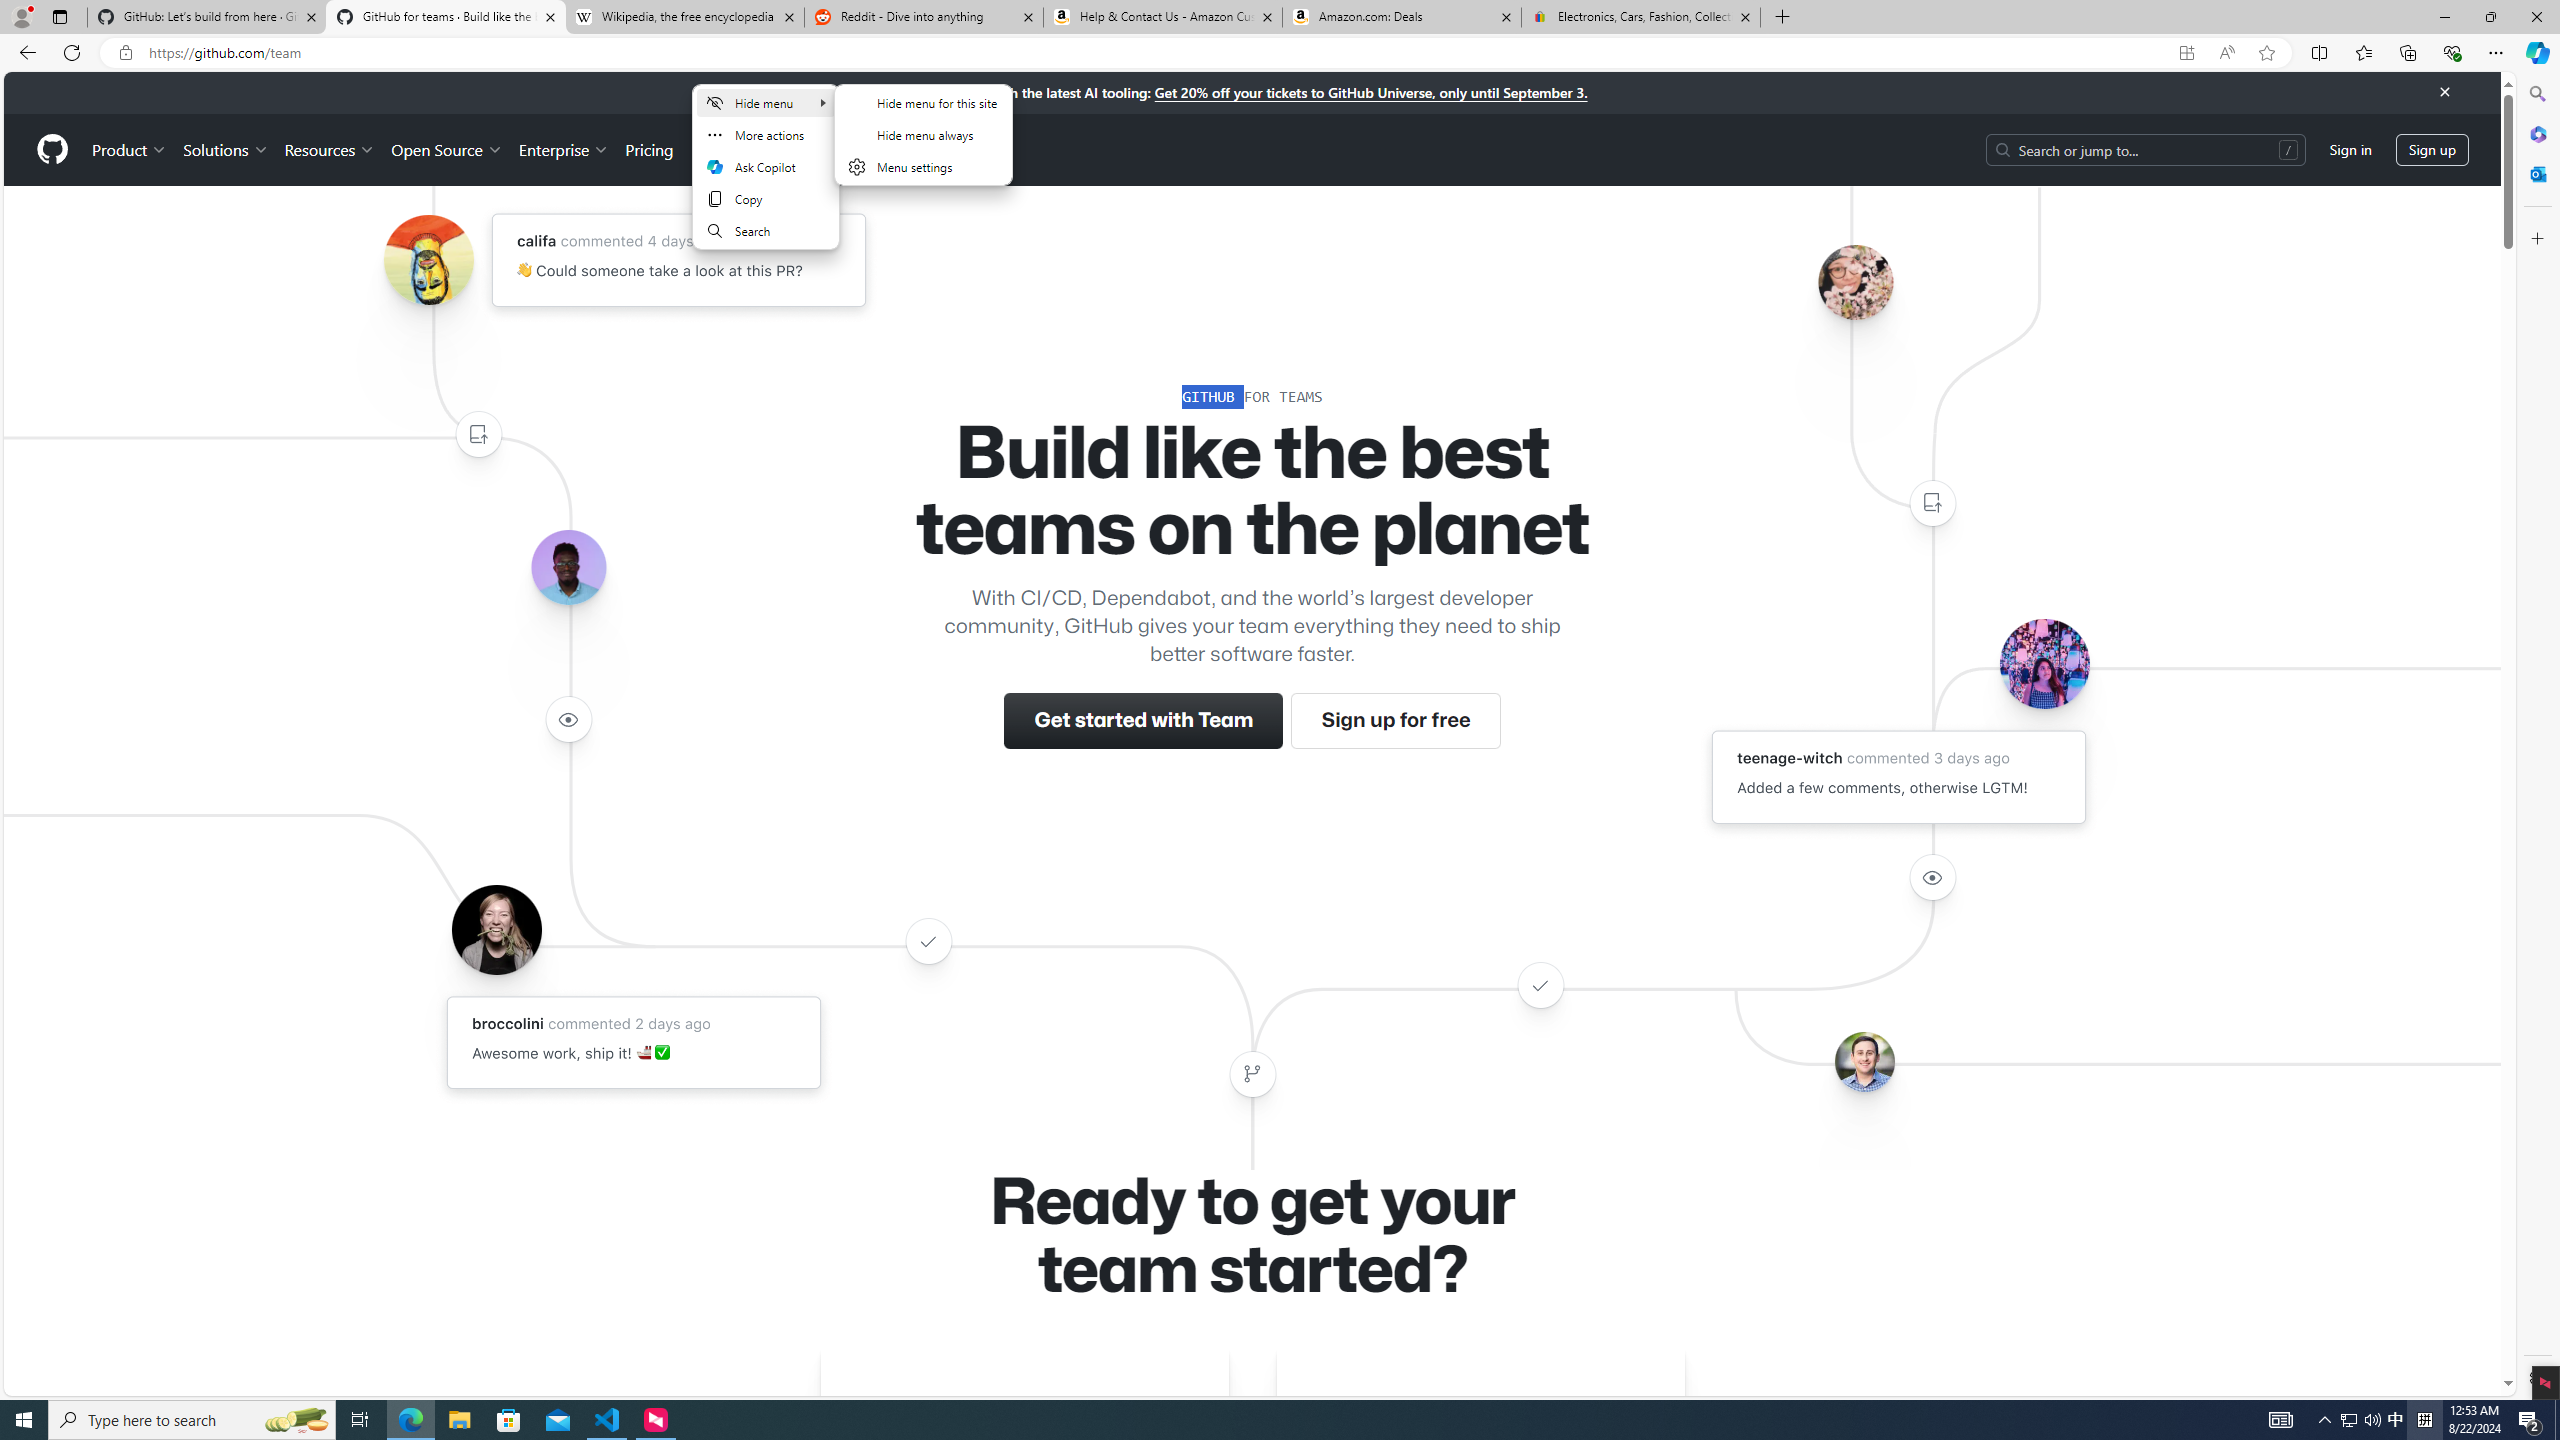 The height and width of the screenshot is (1440, 2560). Describe the element at coordinates (2431, 149) in the screenshot. I see `'Sign up'` at that location.